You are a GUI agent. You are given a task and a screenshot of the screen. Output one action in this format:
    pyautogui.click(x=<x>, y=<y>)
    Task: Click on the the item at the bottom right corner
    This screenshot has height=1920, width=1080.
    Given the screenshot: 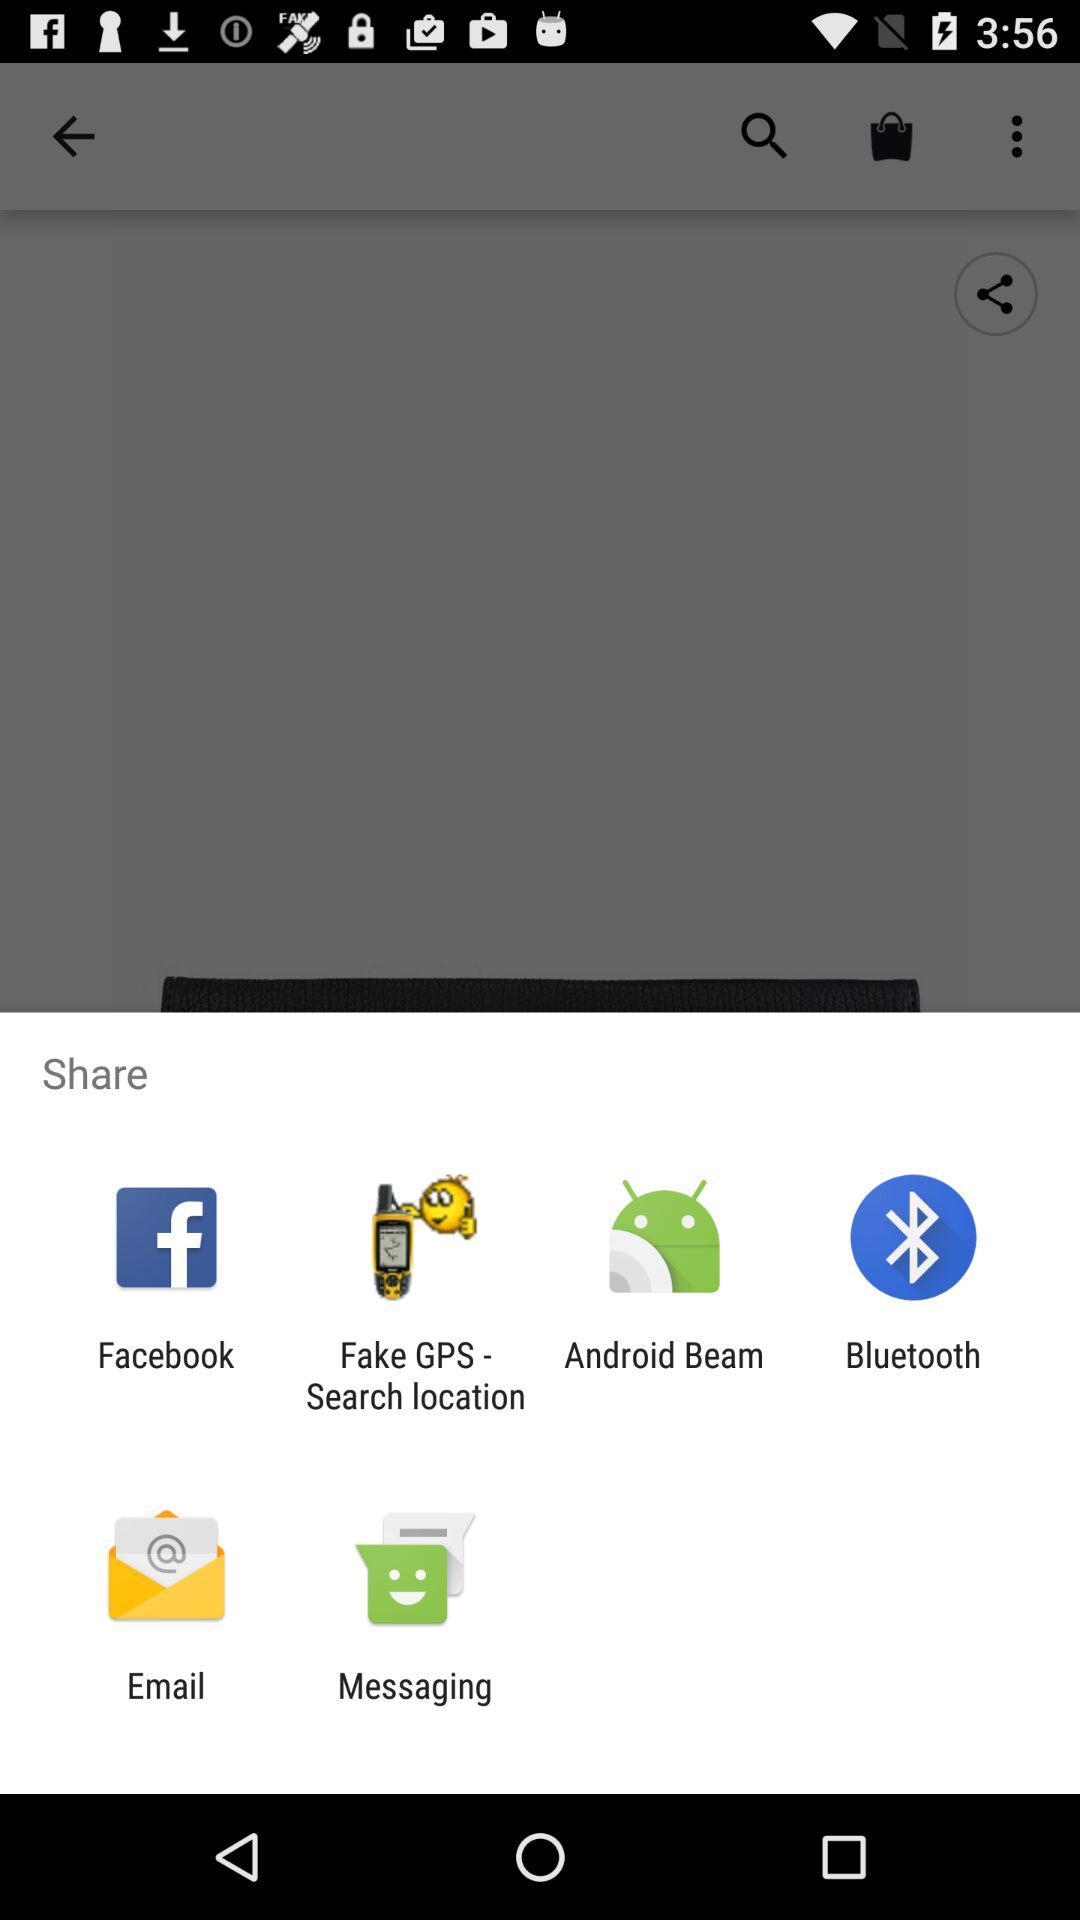 What is the action you would take?
    pyautogui.click(x=913, y=1374)
    